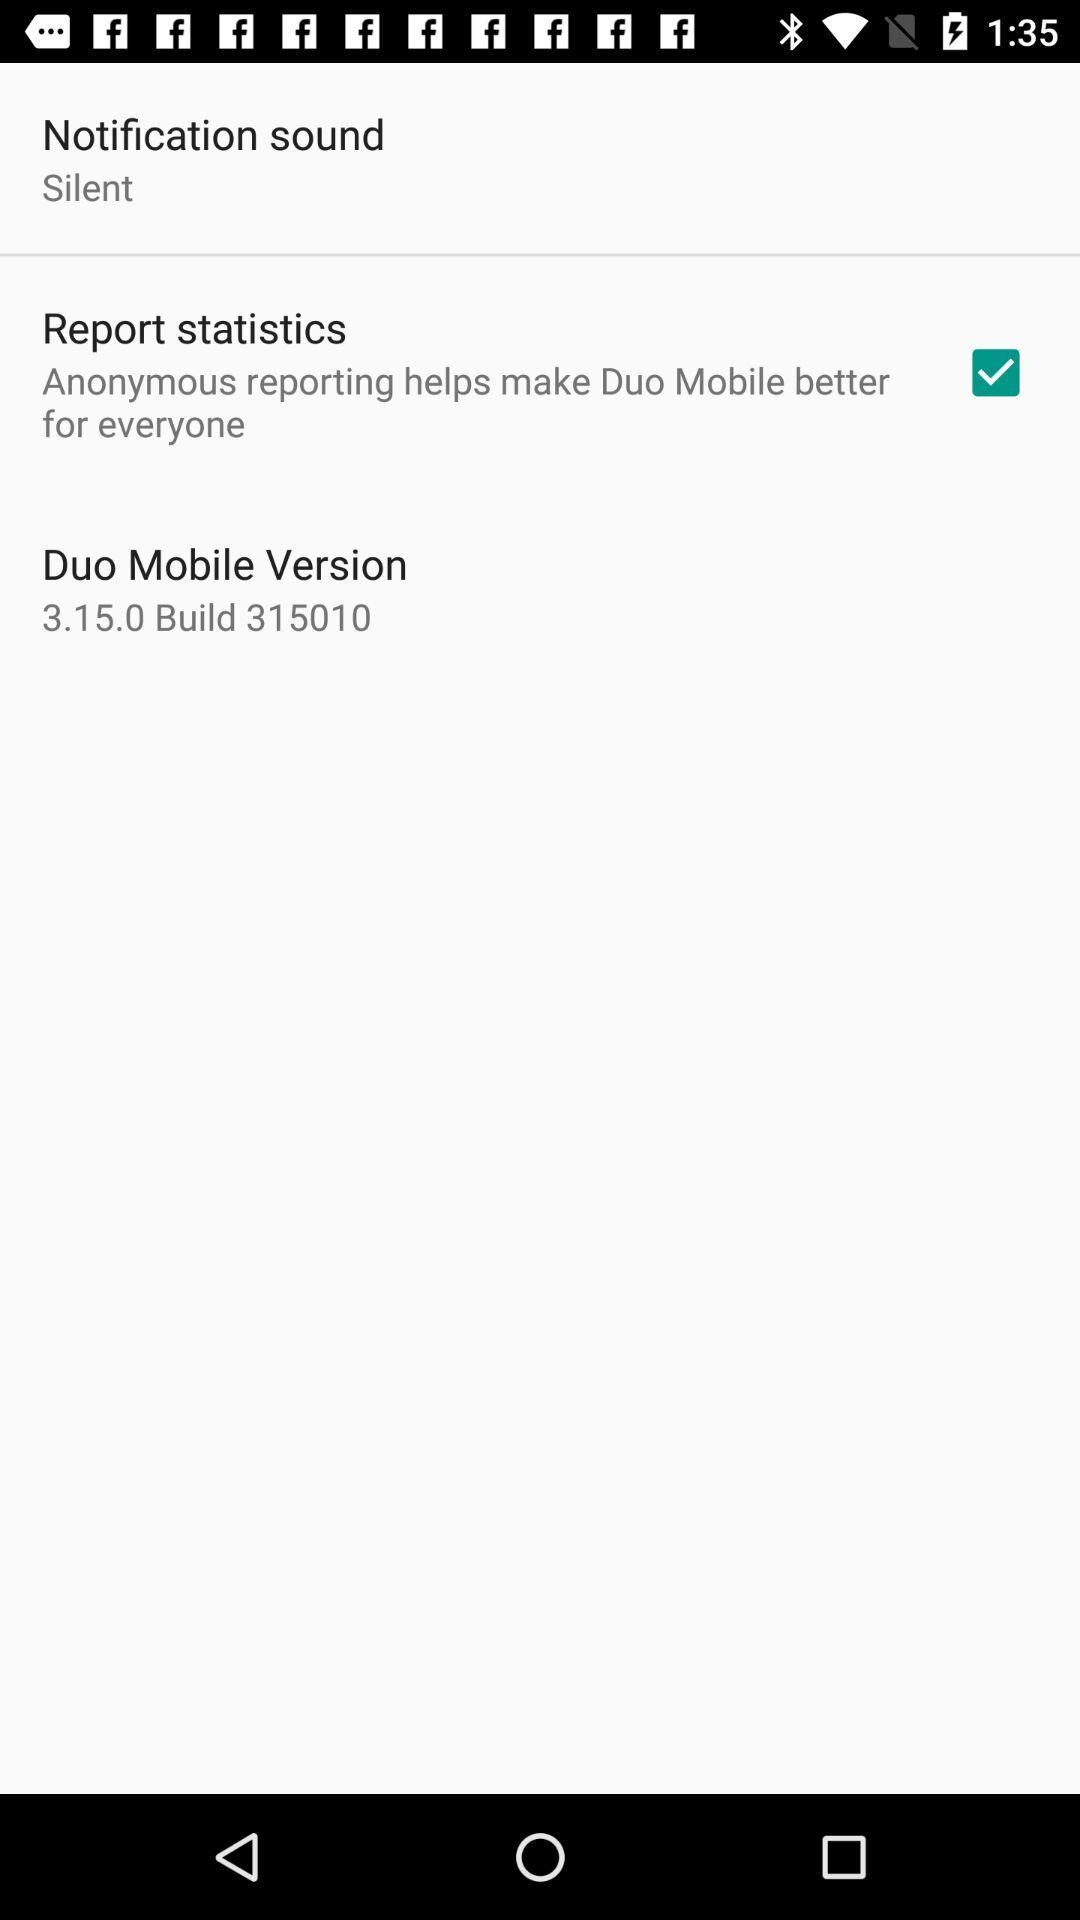  What do you see at coordinates (86, 186) in the screenshot?
I see `silent app` at bounding box center [86, 186].